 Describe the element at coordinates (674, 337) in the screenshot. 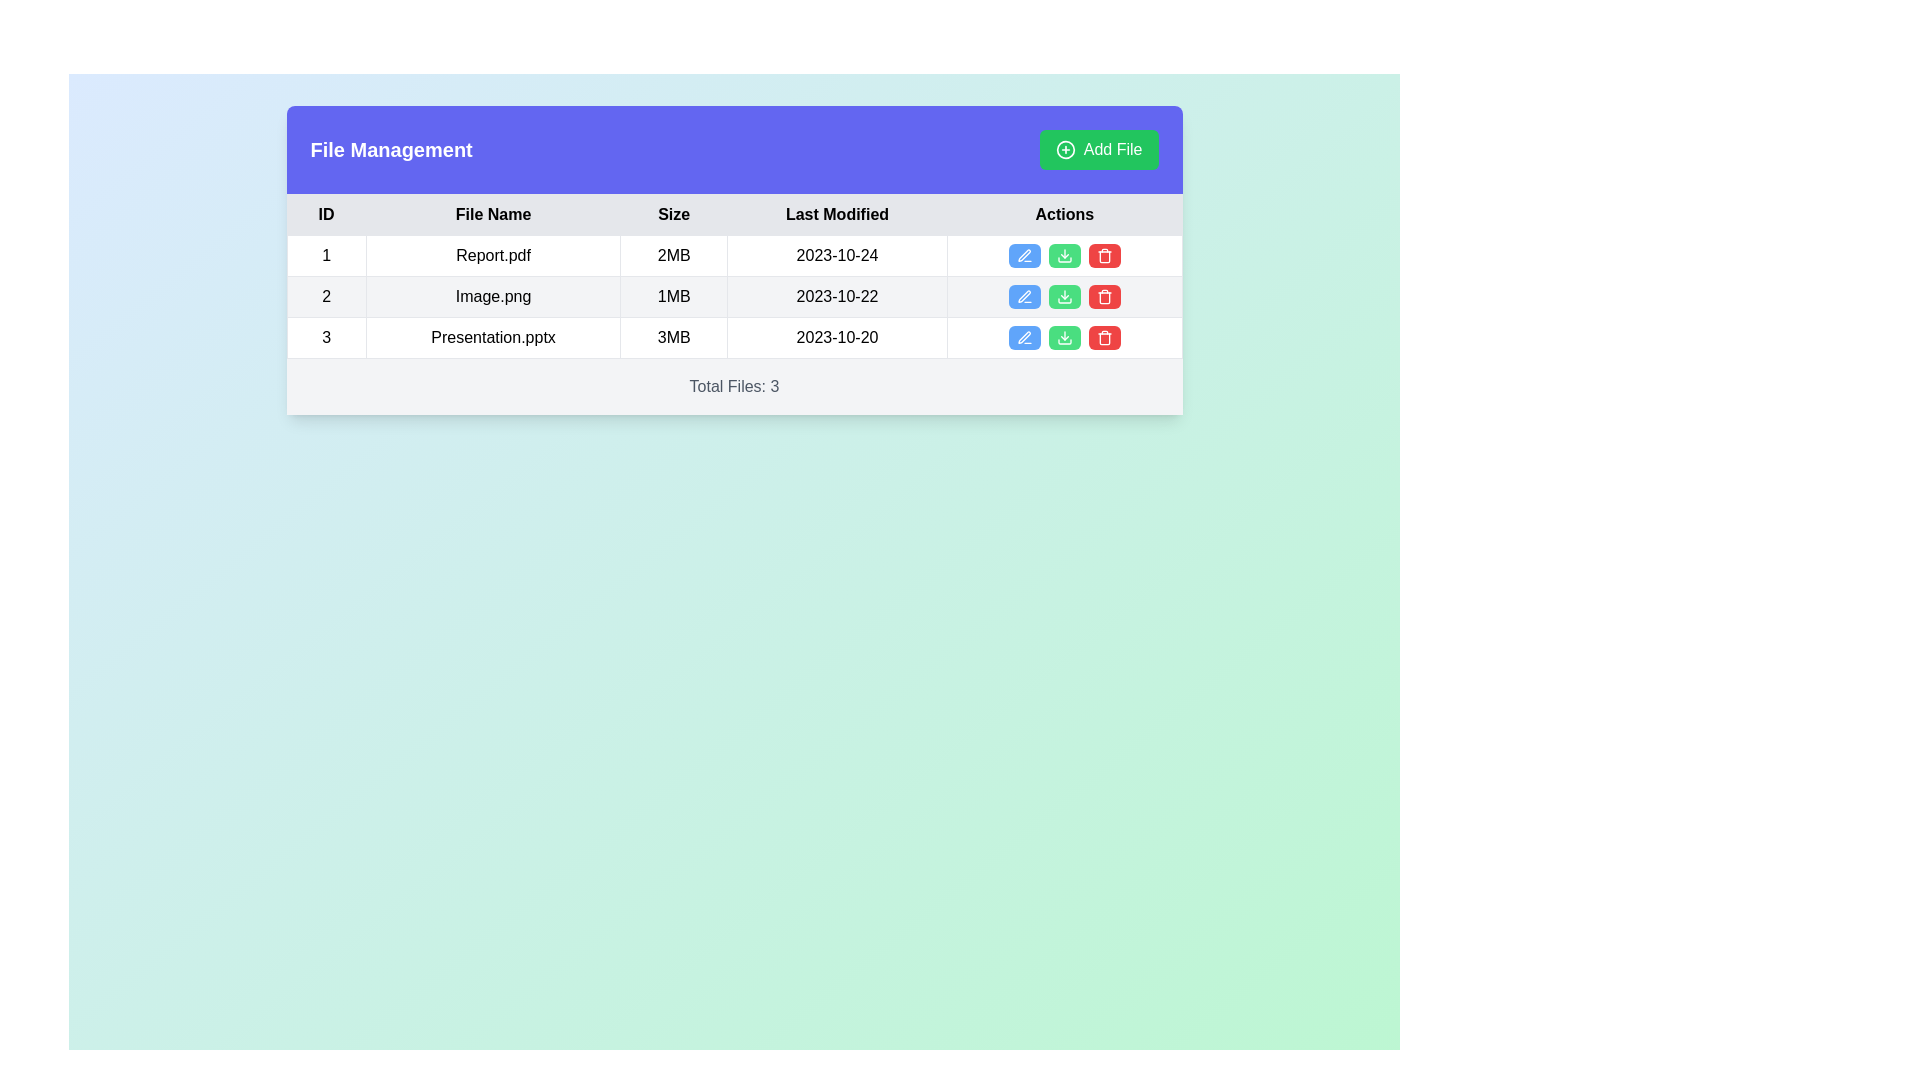

I see `the text label displaying '3MB' in black font, located in the third column of the third row under the header 'Size', aligned with the file 'Presentation.pptx'` at that location.